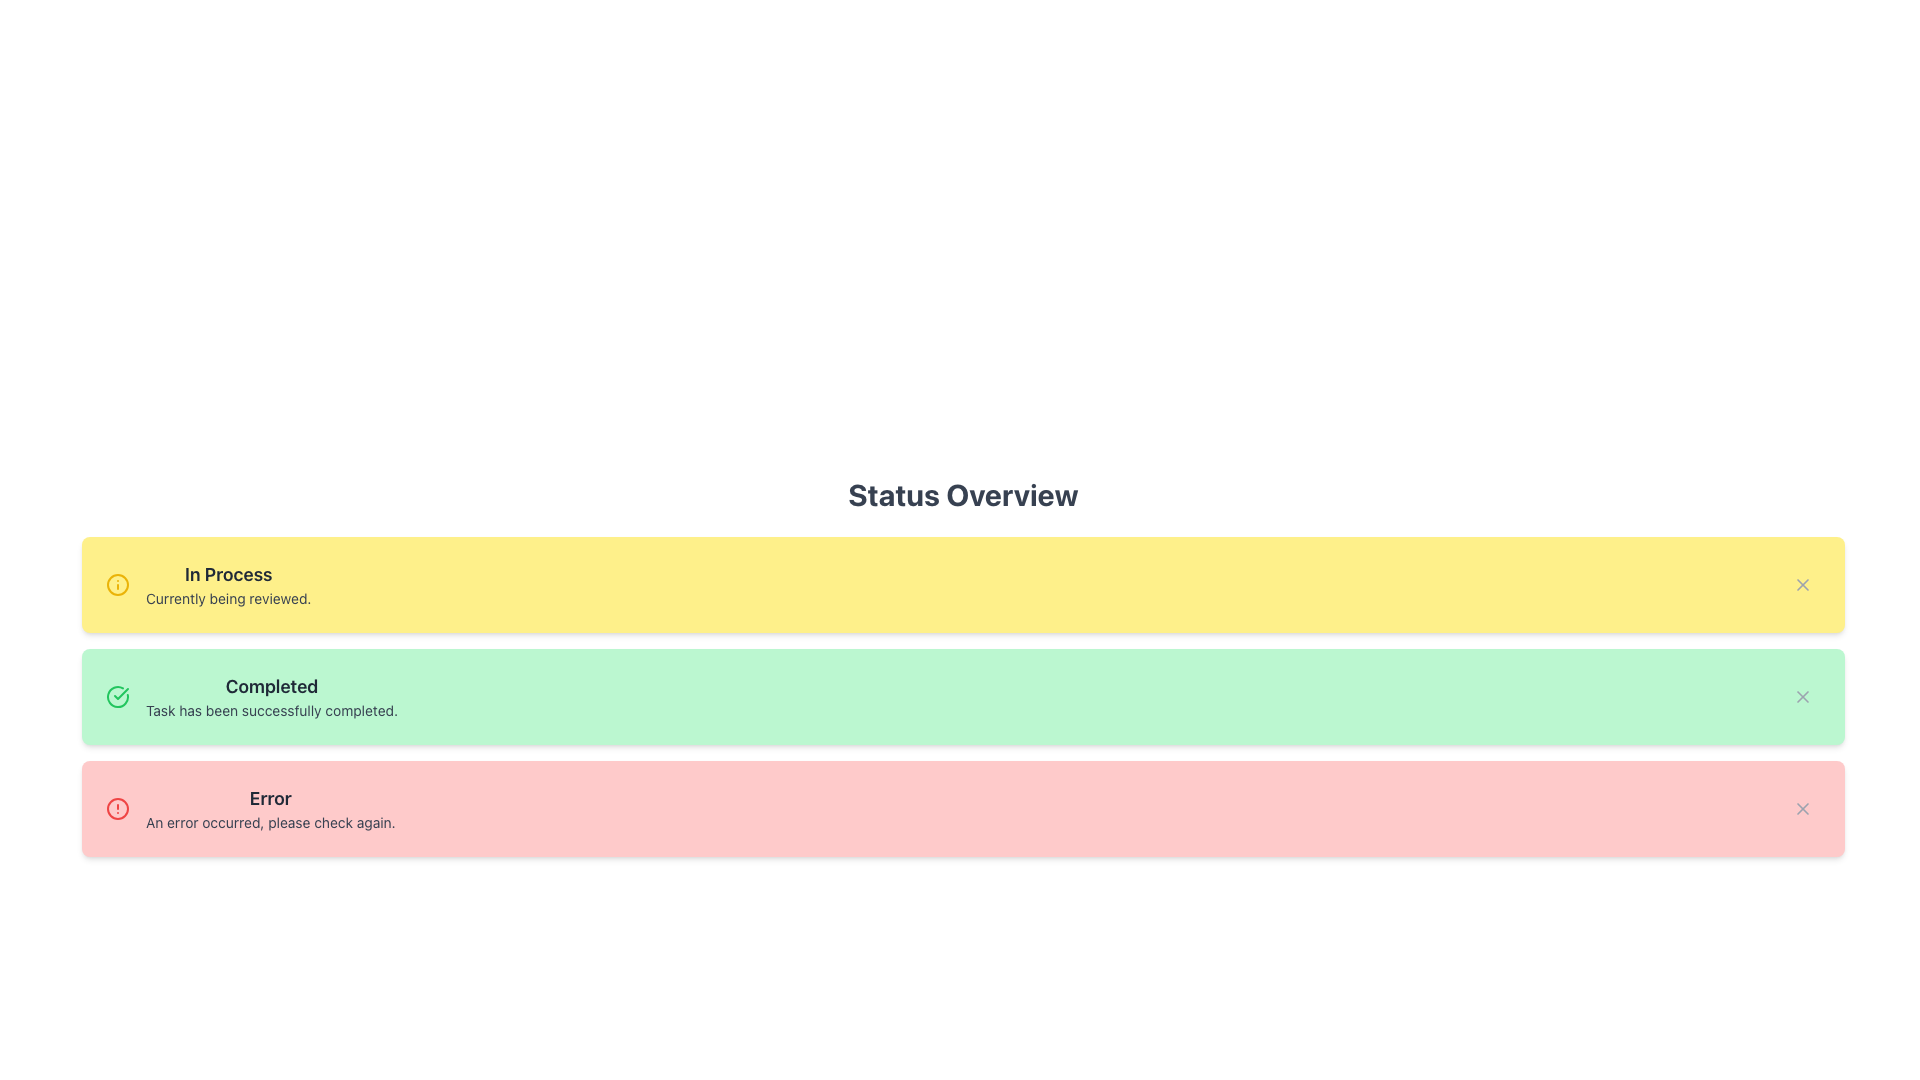 The width and height of the screenshot is (1920, 1080). I want to click on the related information section associated with the 'Error' message block, which displays a bold 'Error' heading and an alert icon in red, so click(249, 808).